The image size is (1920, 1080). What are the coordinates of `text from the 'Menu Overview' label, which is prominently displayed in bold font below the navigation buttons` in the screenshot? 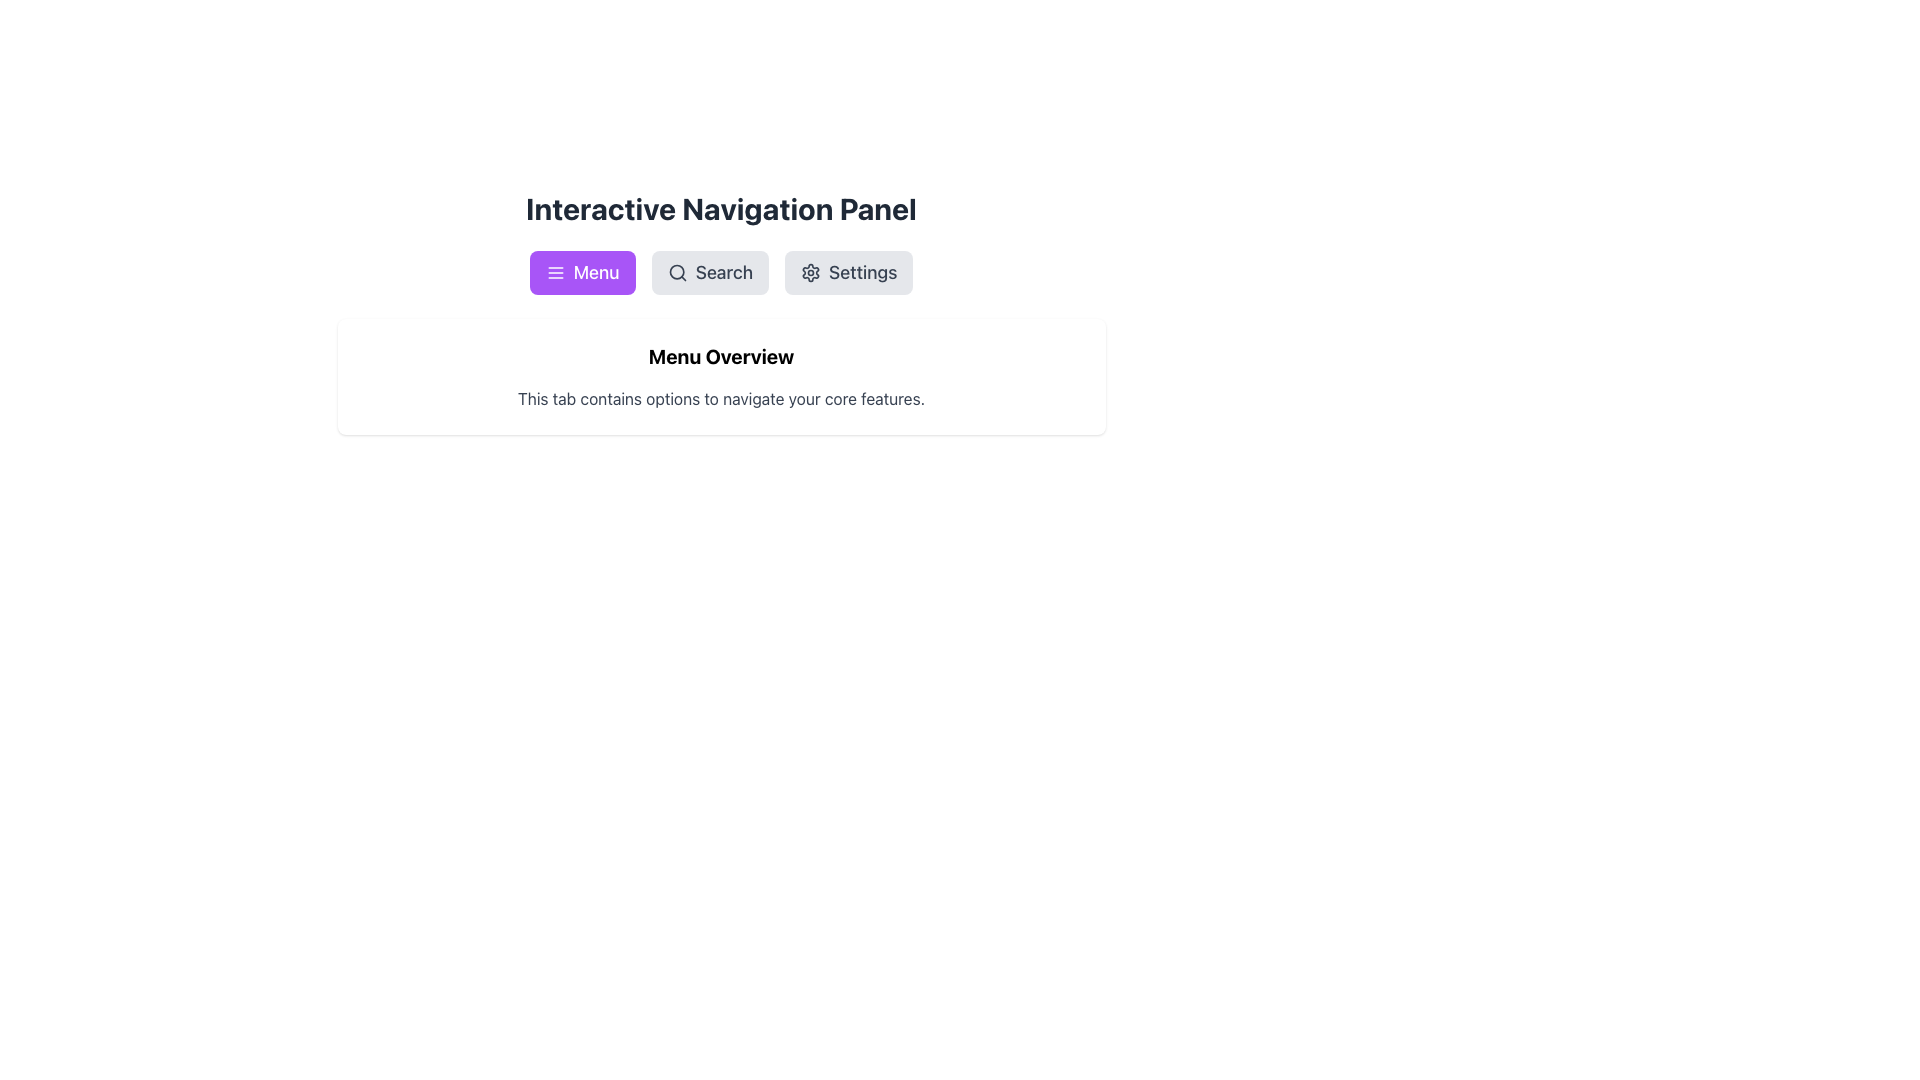 It's located at (720, 356).